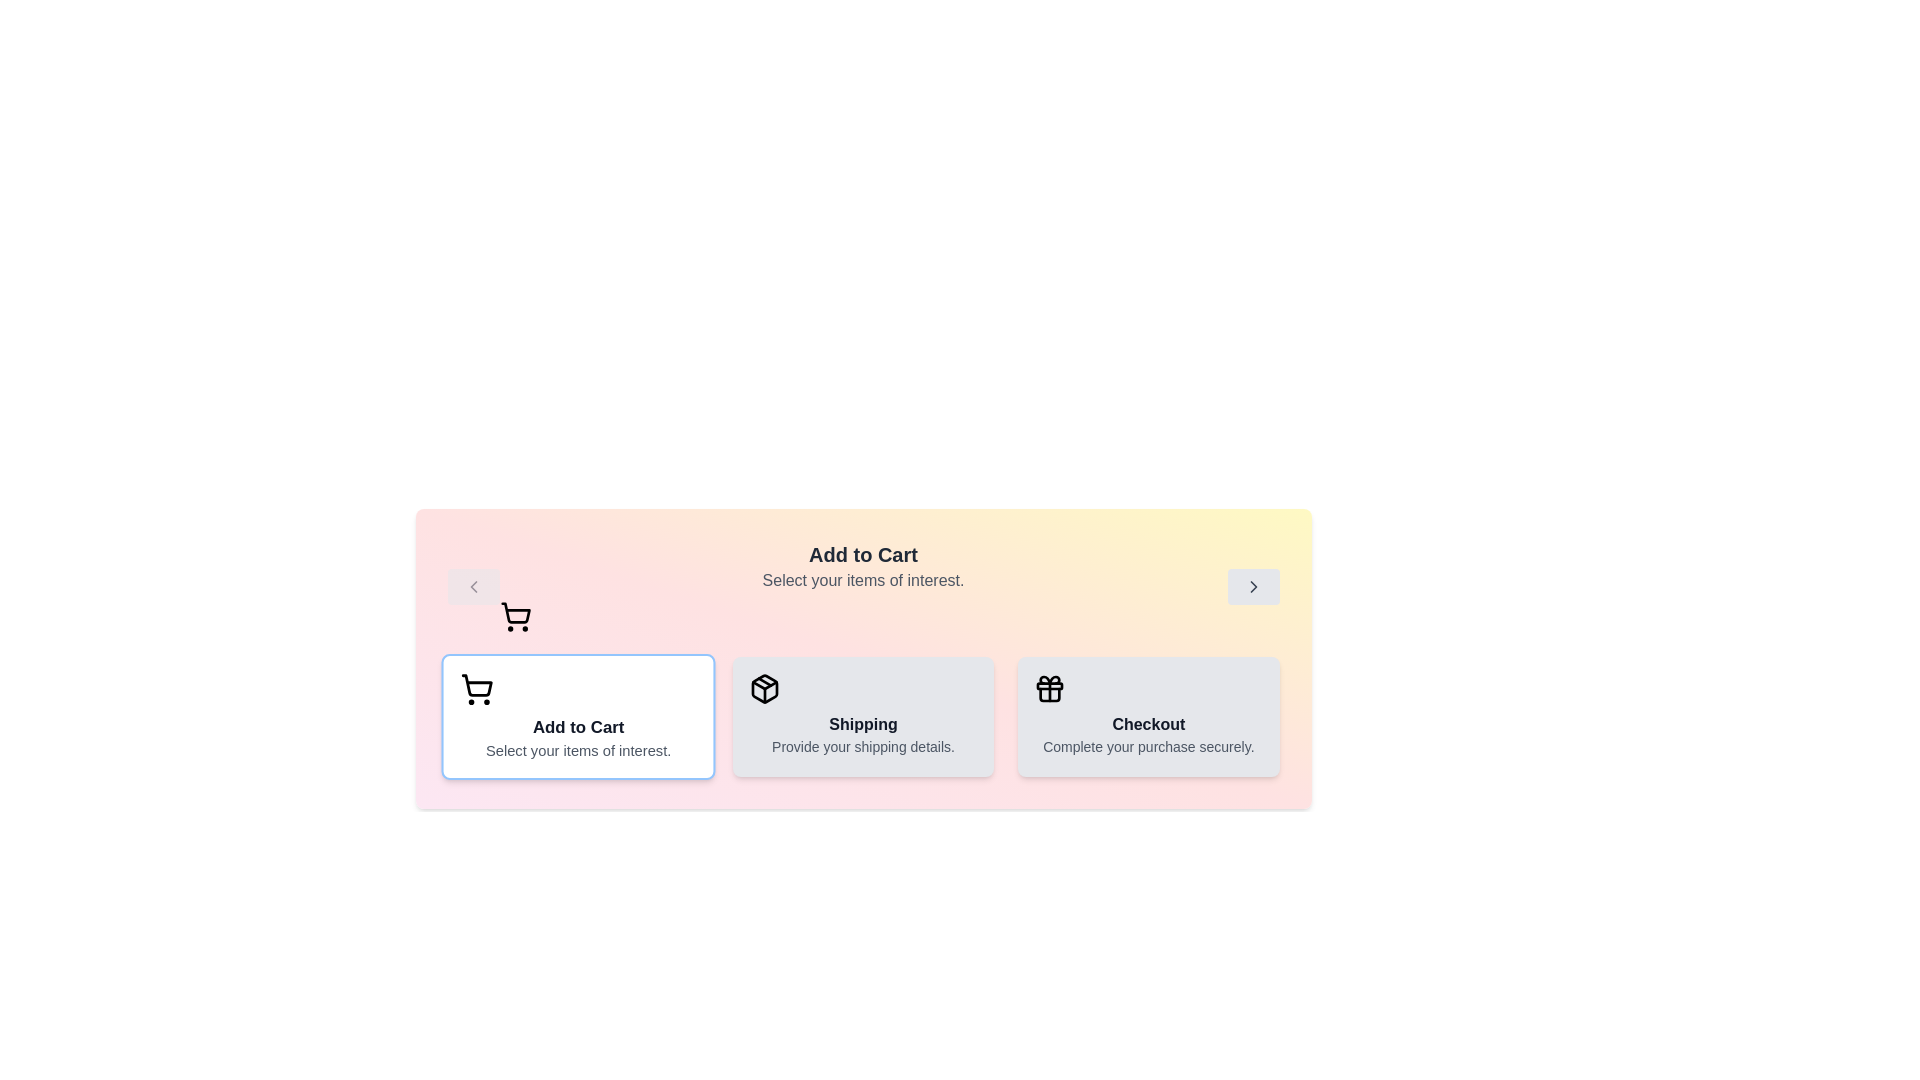 The height and width of the screenshot is (1080, 1920). Describe the element at coordinates (1148, 747) in the screenshot. I see `the Text label that provides guidance related to securing the purchase process in the checkout section, positioned at the bottom of the 'Checkout' card` at that location.